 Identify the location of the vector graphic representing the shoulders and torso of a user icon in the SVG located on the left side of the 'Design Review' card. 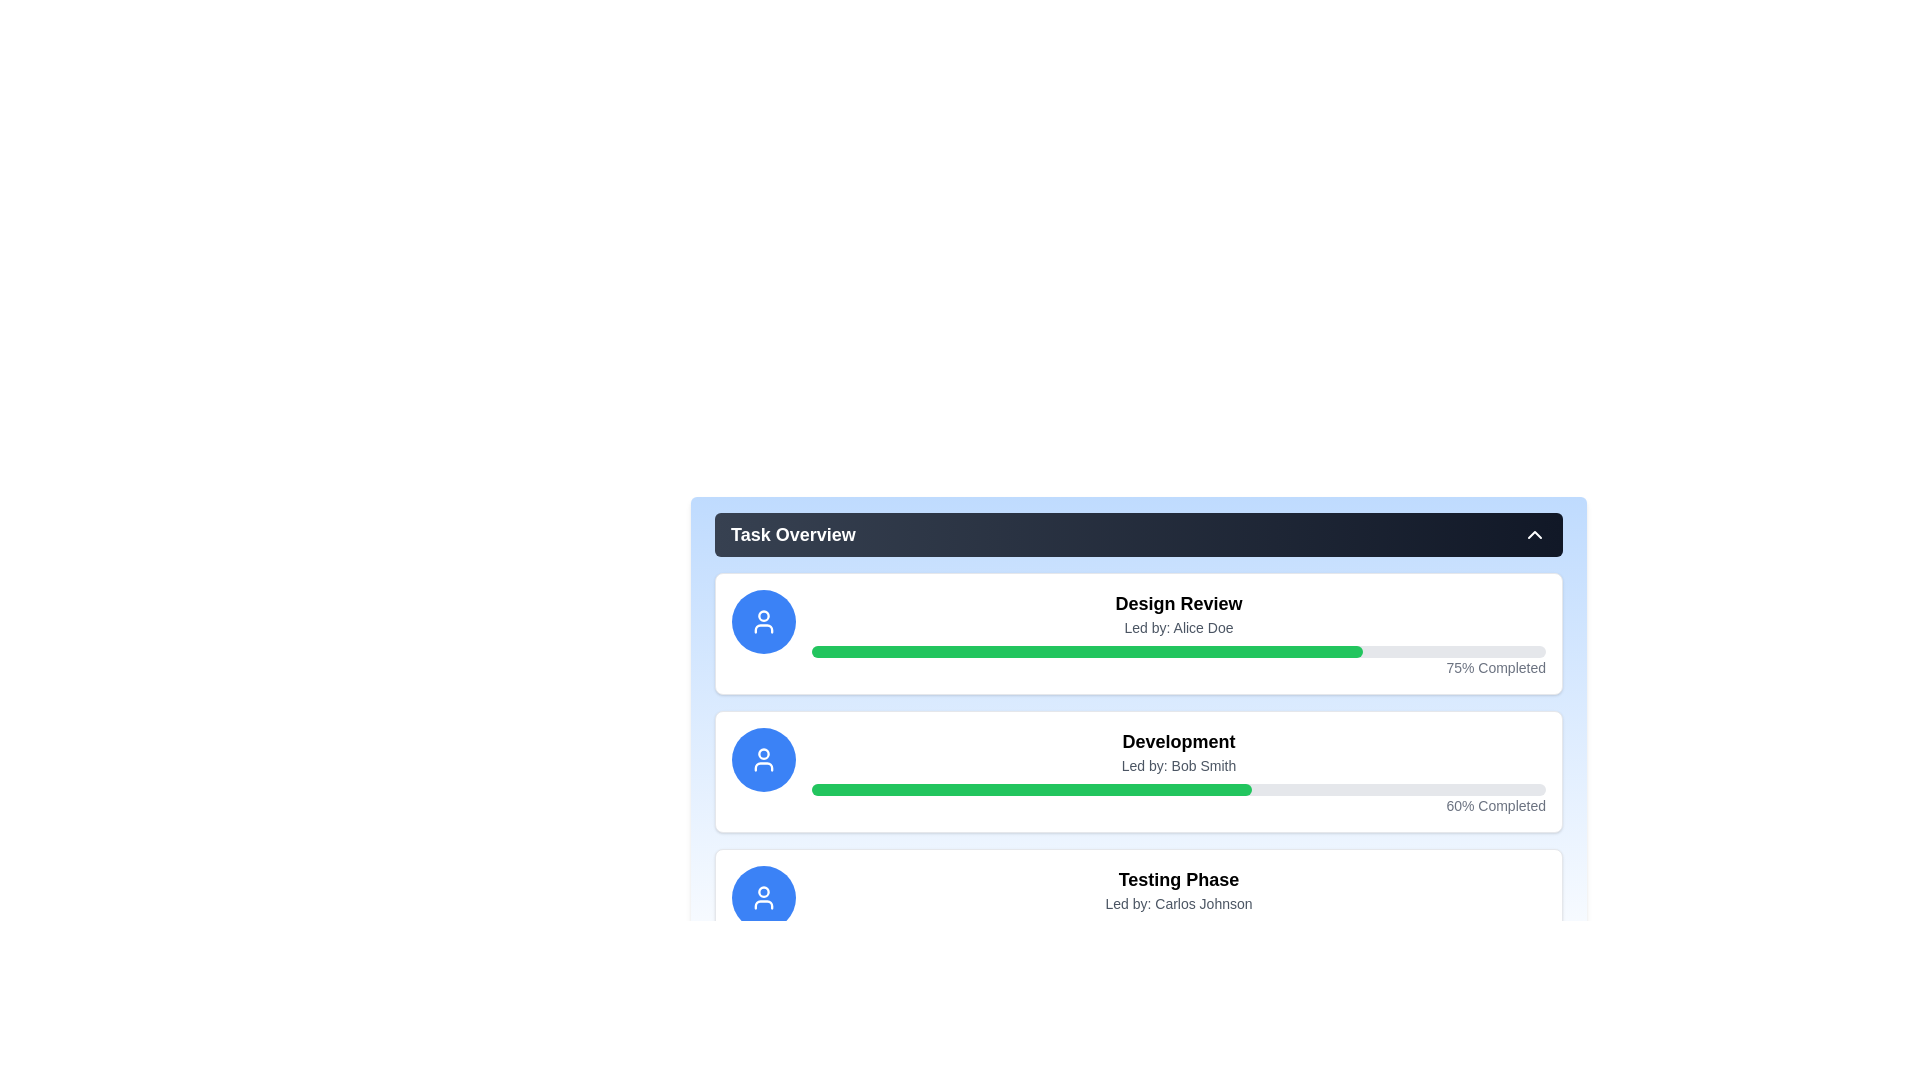
(762, 627).